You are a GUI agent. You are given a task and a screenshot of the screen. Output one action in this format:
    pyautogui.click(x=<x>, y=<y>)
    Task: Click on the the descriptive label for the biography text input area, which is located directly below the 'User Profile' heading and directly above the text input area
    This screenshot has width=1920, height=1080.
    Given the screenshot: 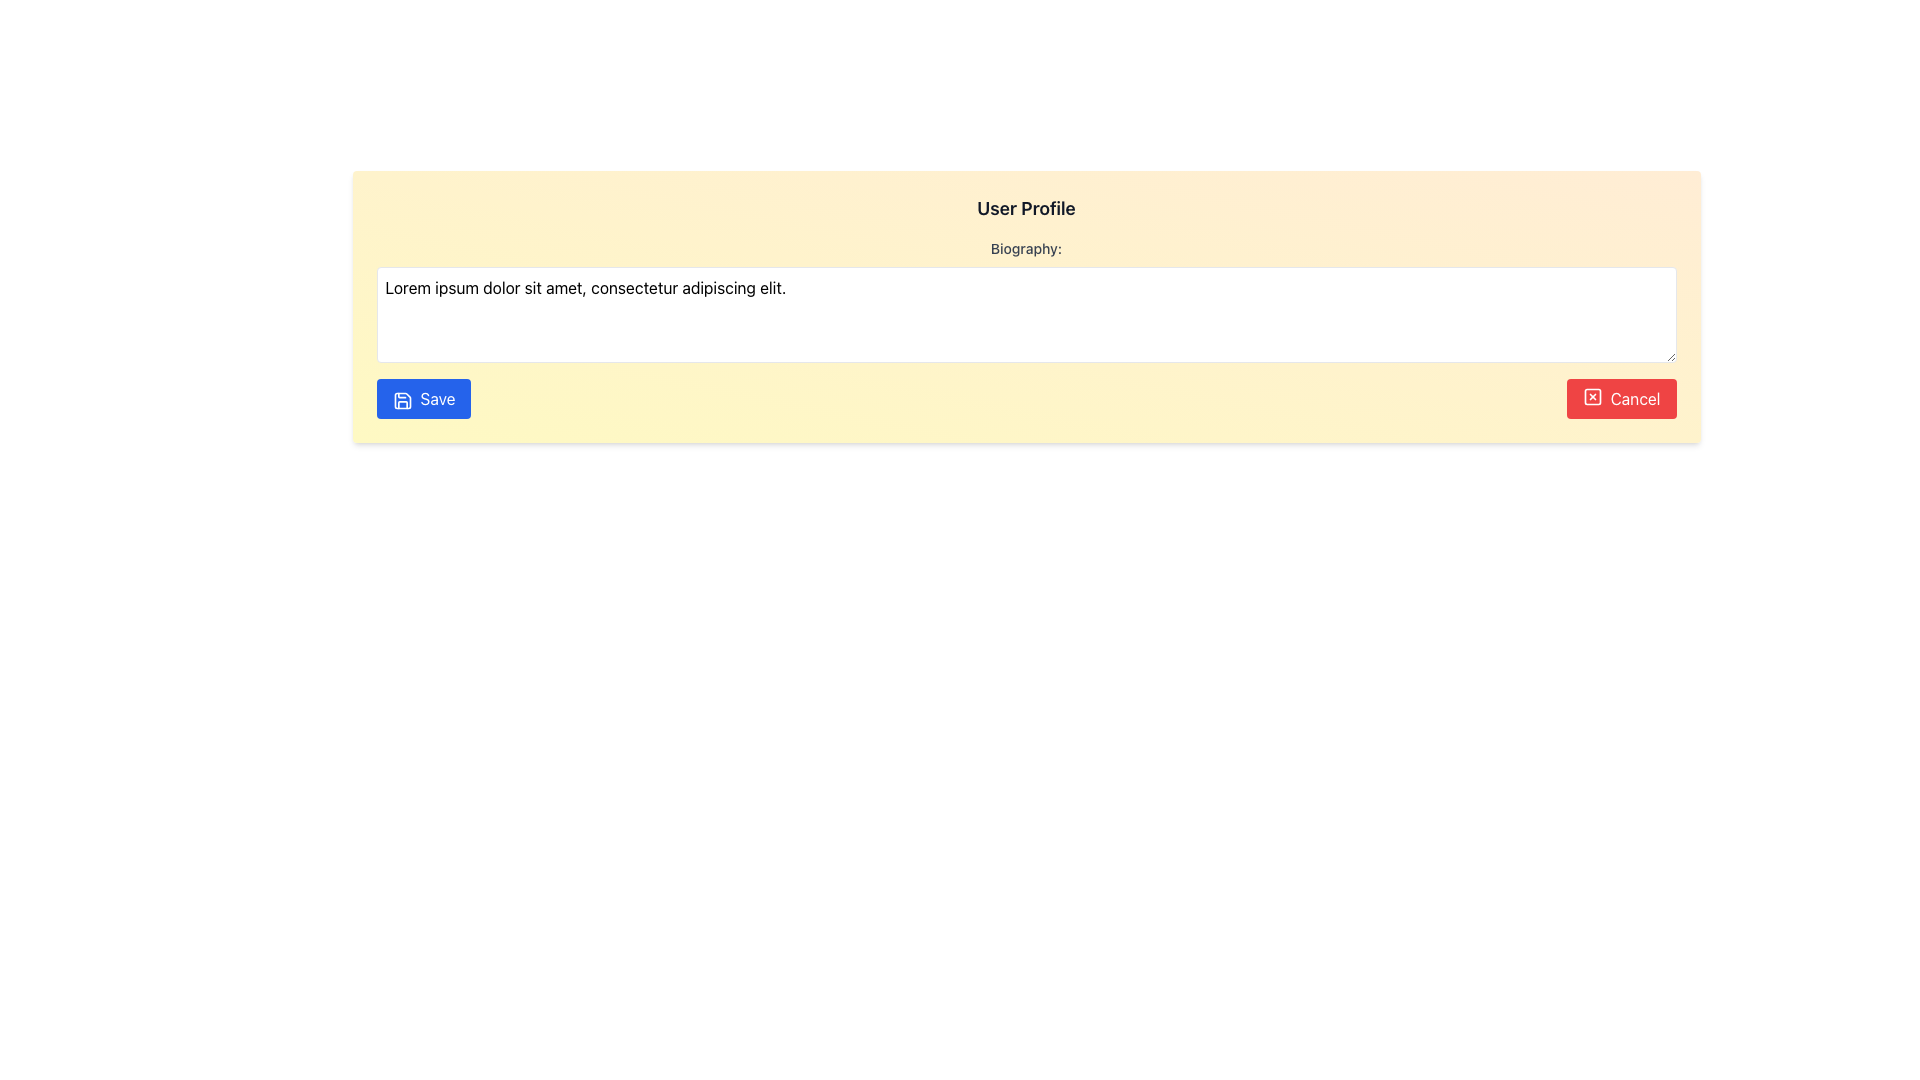 What is the action you would take?
    pyautogui.click(x=1026, y=248)
    